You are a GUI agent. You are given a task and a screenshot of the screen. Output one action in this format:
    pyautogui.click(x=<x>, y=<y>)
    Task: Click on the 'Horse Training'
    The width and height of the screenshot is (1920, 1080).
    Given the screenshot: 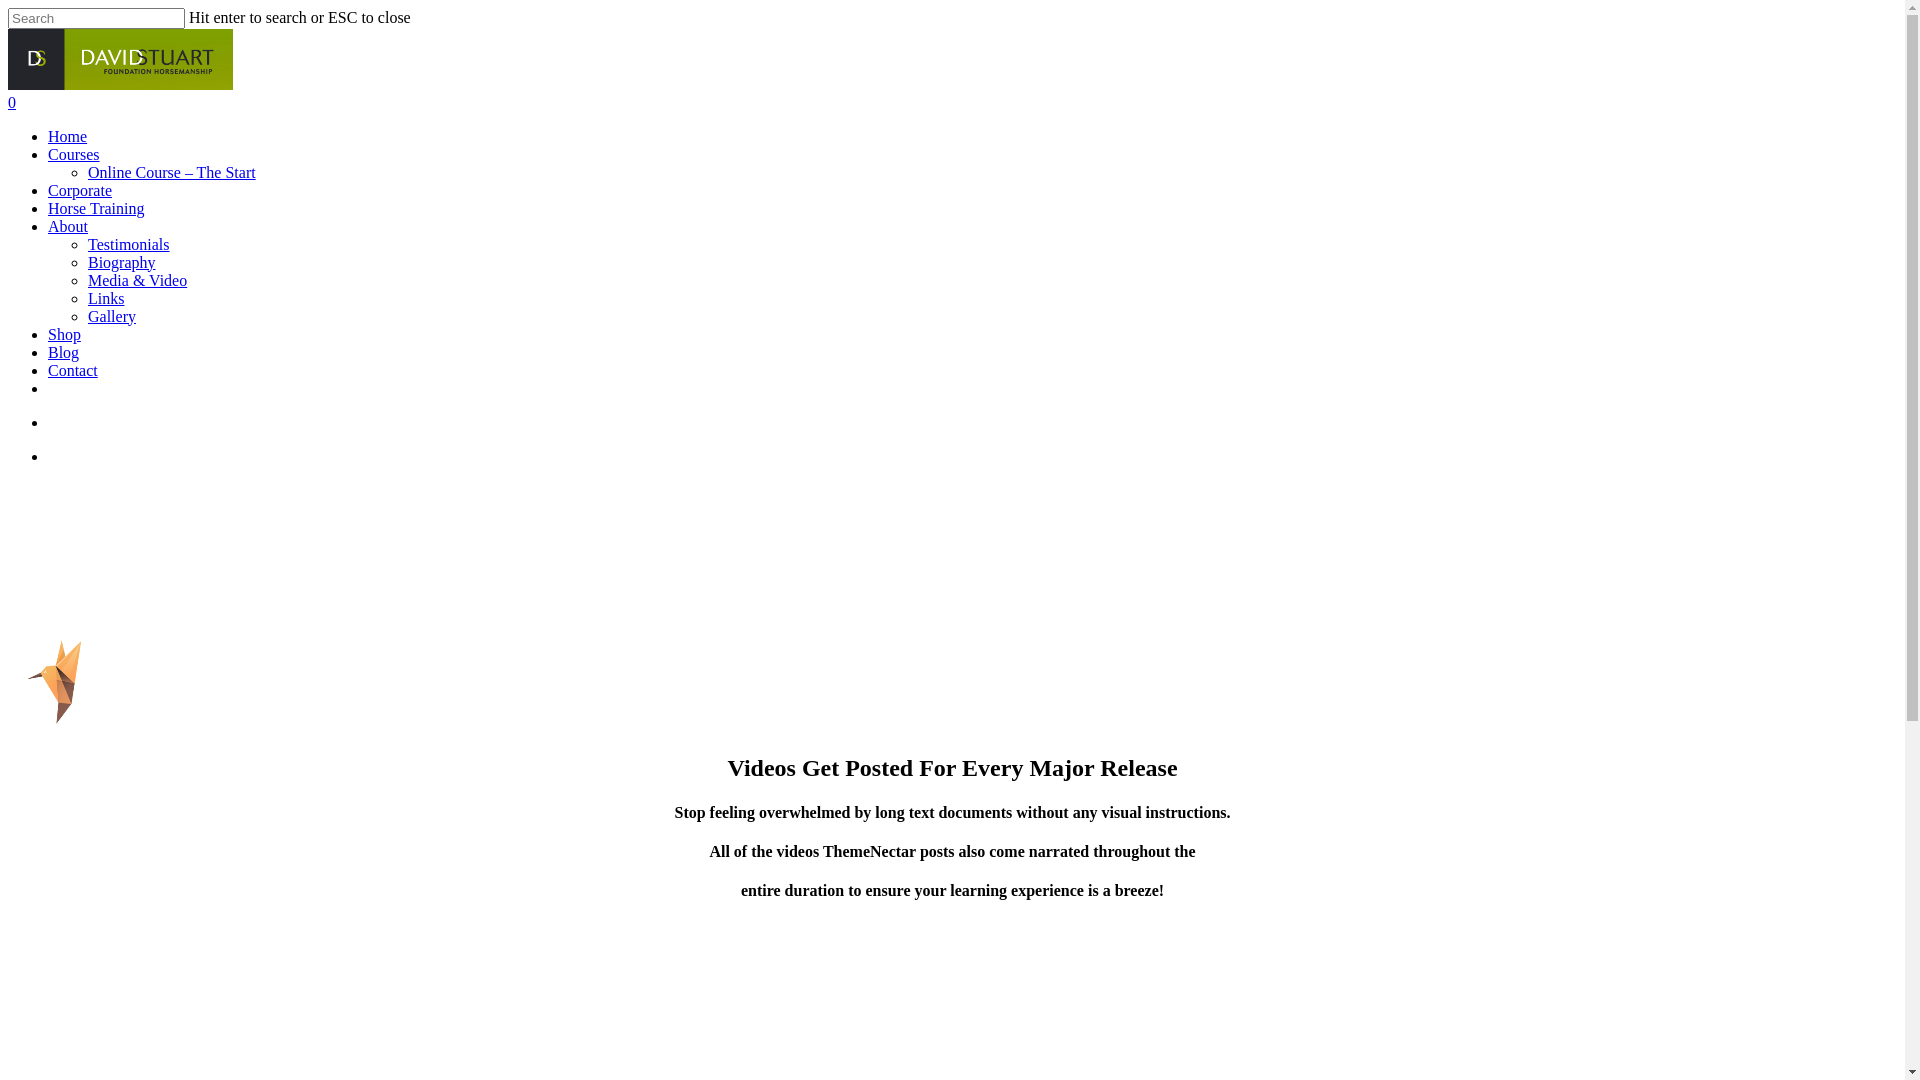 What is the action you would take?
    pyautogui.click(x=95, y=208)
    